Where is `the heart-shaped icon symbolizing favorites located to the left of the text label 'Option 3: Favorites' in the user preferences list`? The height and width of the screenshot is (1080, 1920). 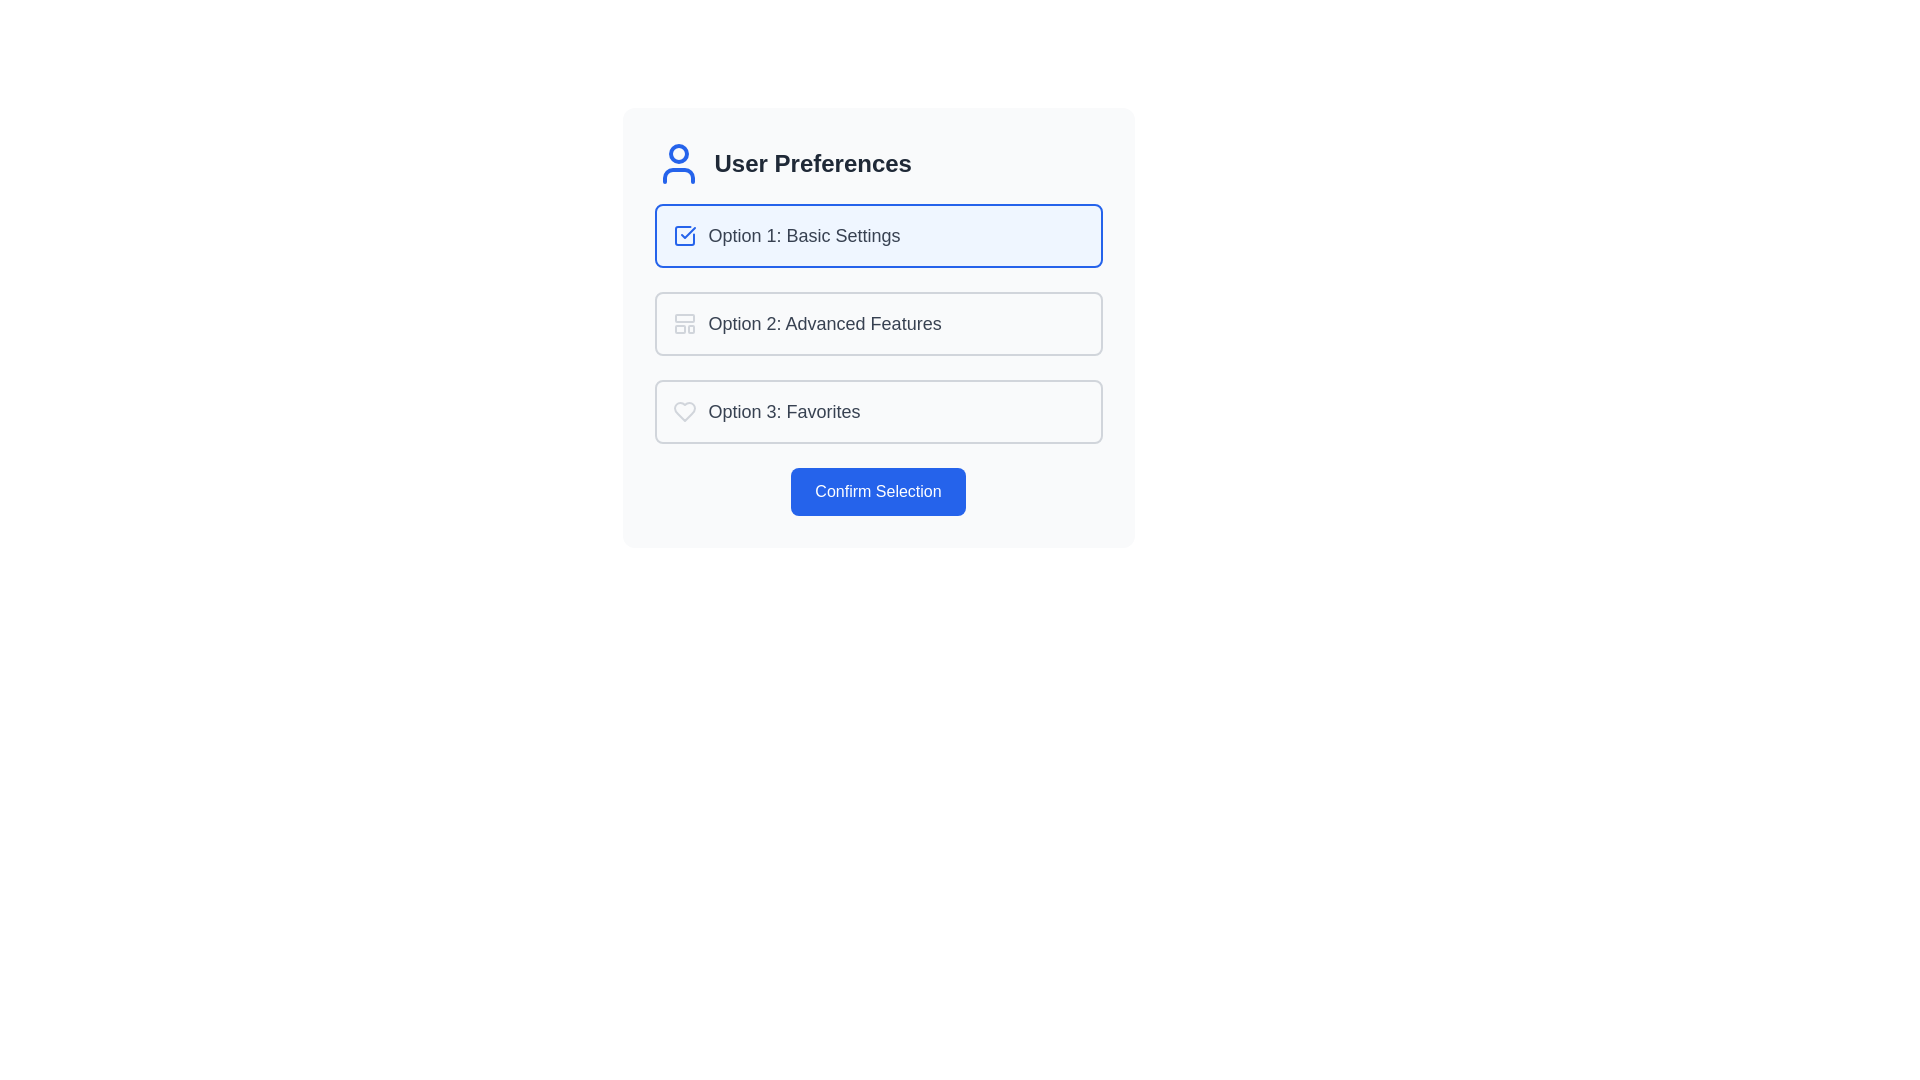 the heart-shaped icon symbolizing favorites located to the left of the text label 'Option 3: Favorites' in the user preferences list is located at coordinates (684, 411).